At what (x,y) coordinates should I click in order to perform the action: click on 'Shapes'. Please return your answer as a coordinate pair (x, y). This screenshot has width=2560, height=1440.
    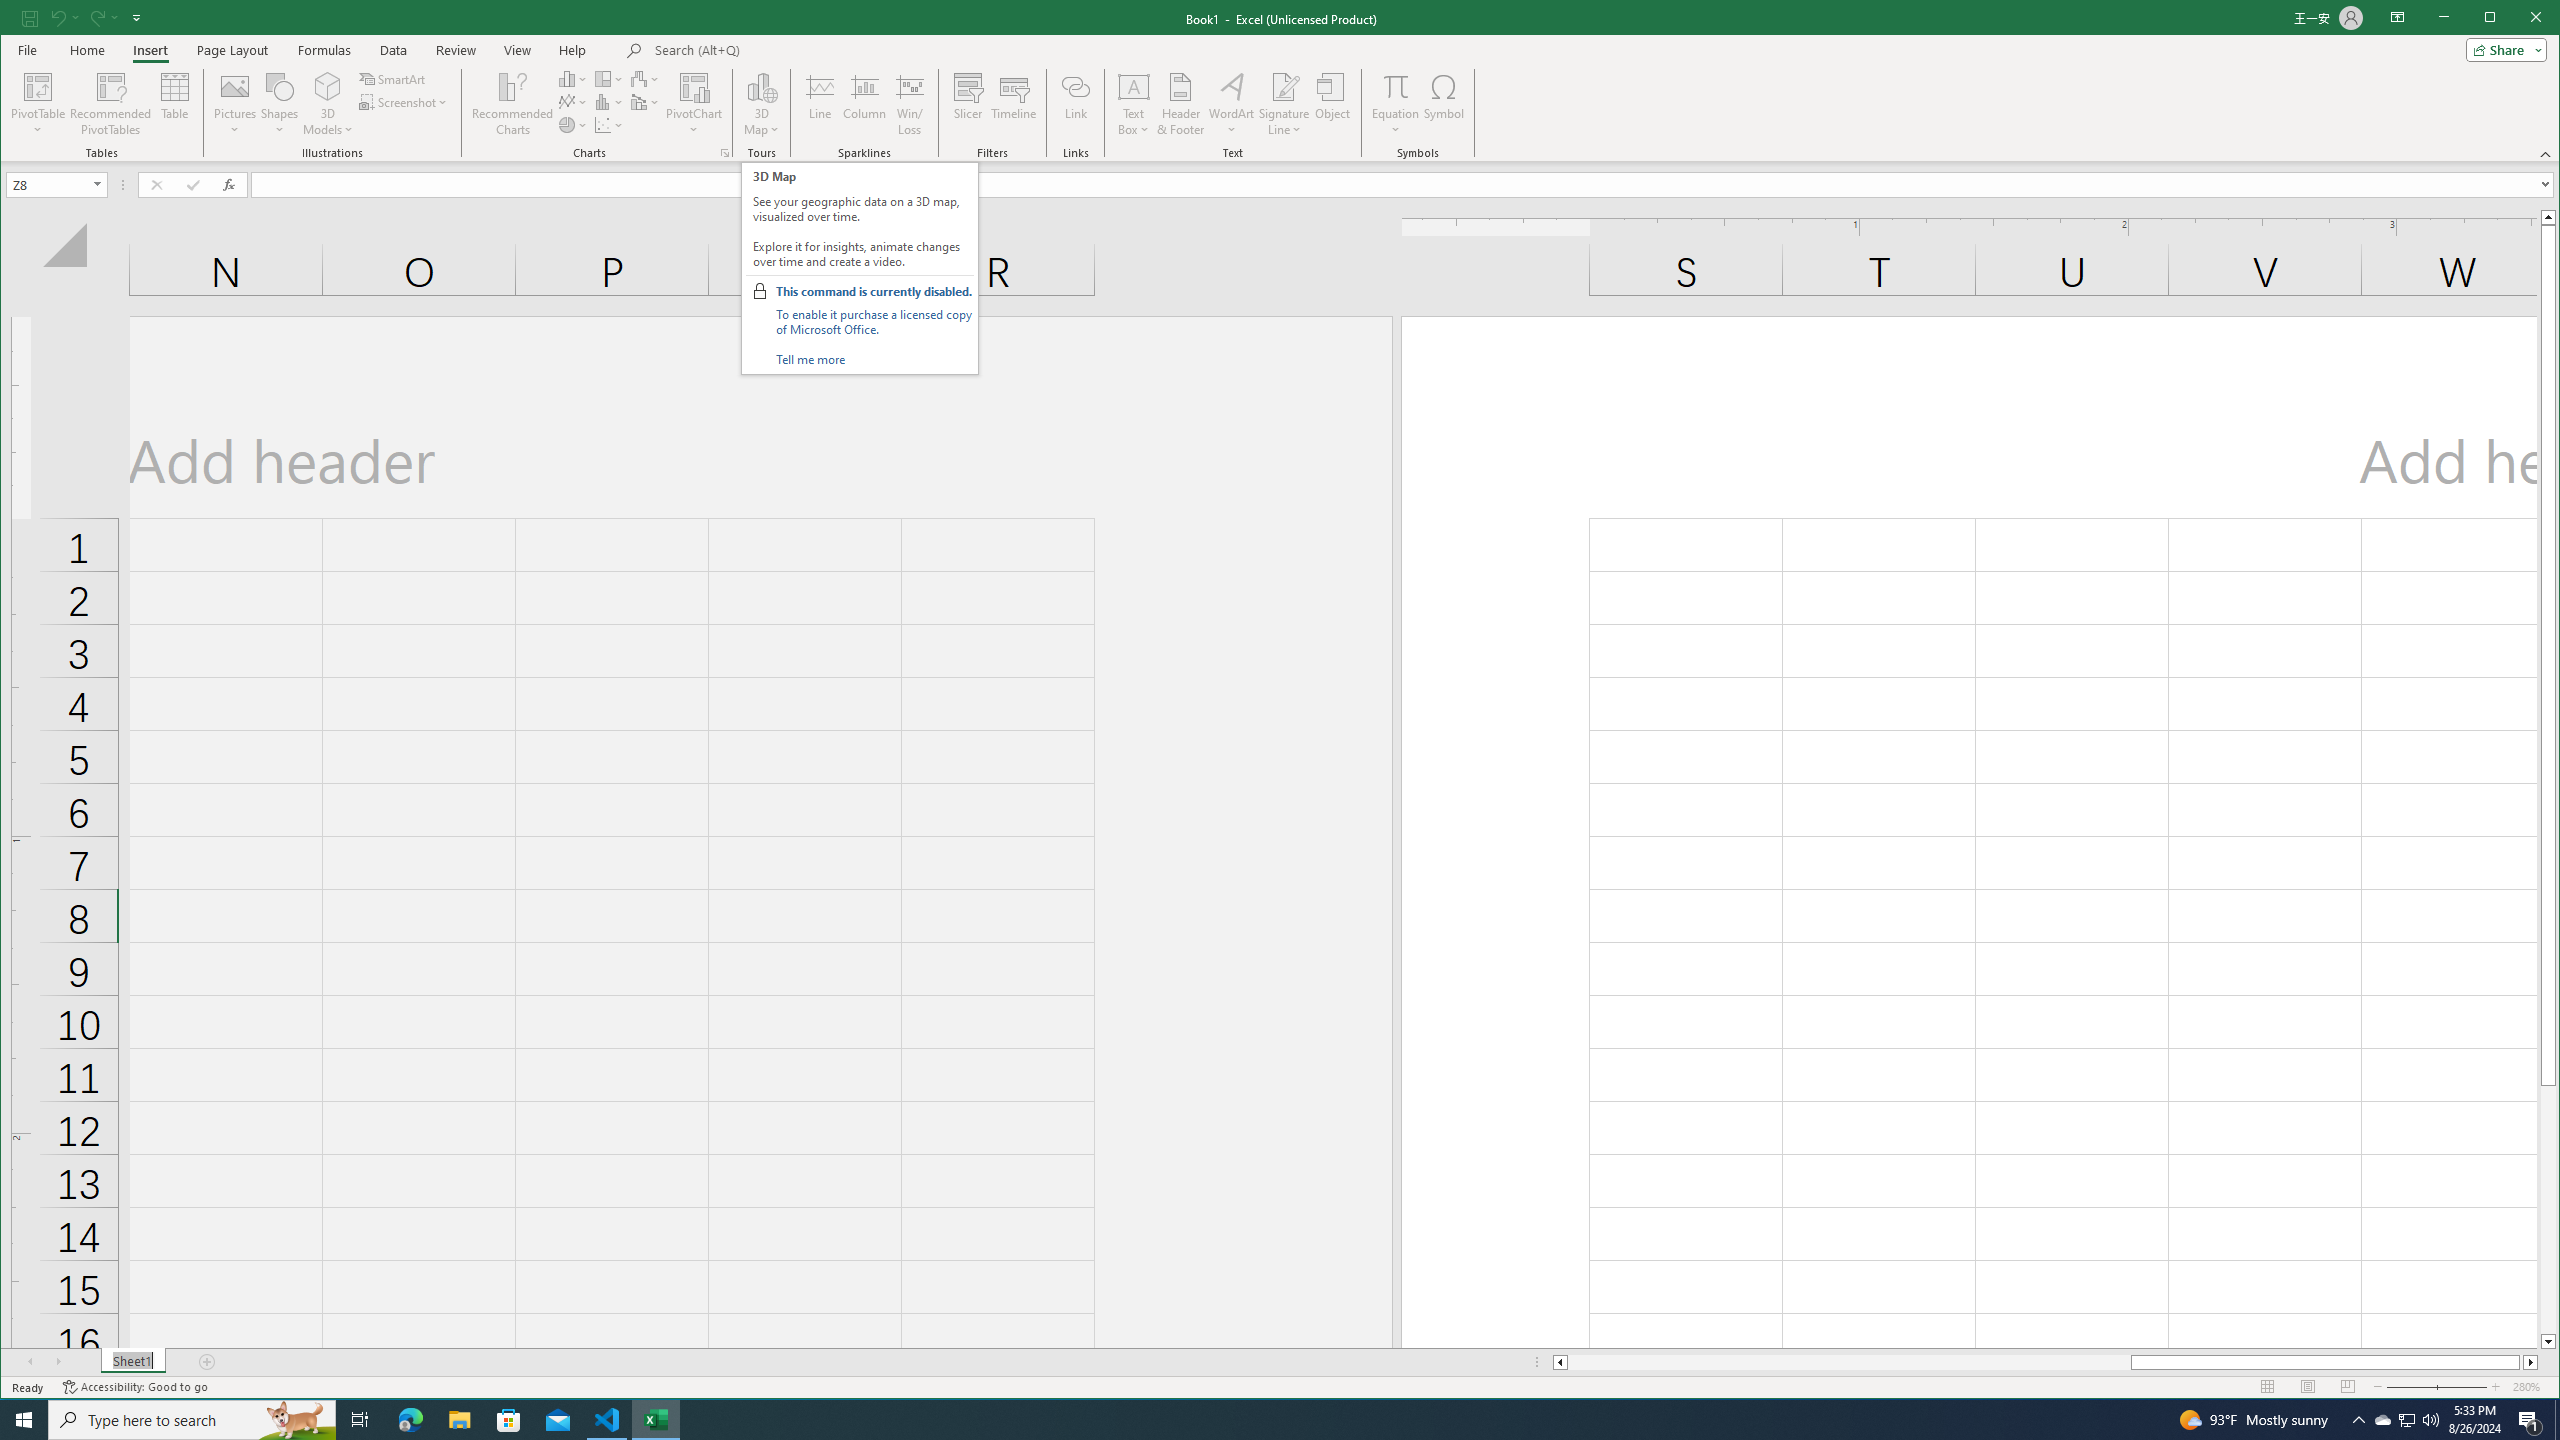
    Looking at the image, I should click on (280, 103).